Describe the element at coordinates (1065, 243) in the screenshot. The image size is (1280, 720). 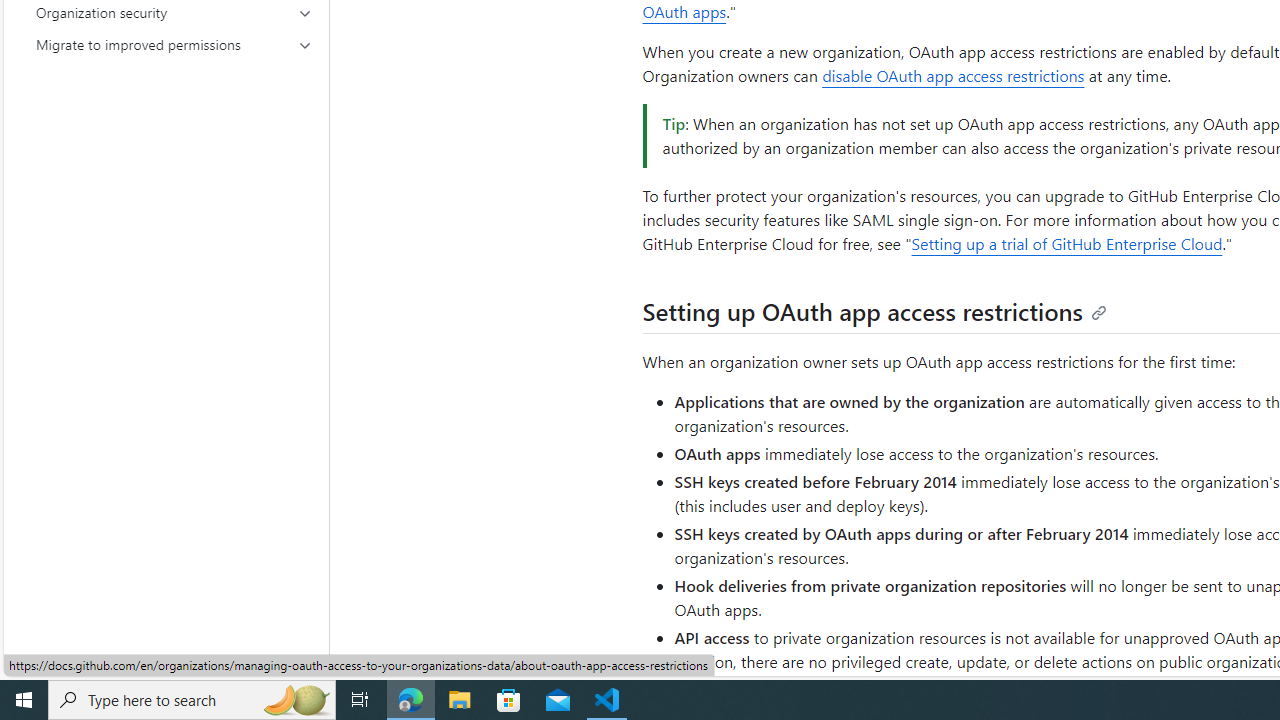
I see `'Setting up a trial of GitHub Enterprise Cloud'` at that location.